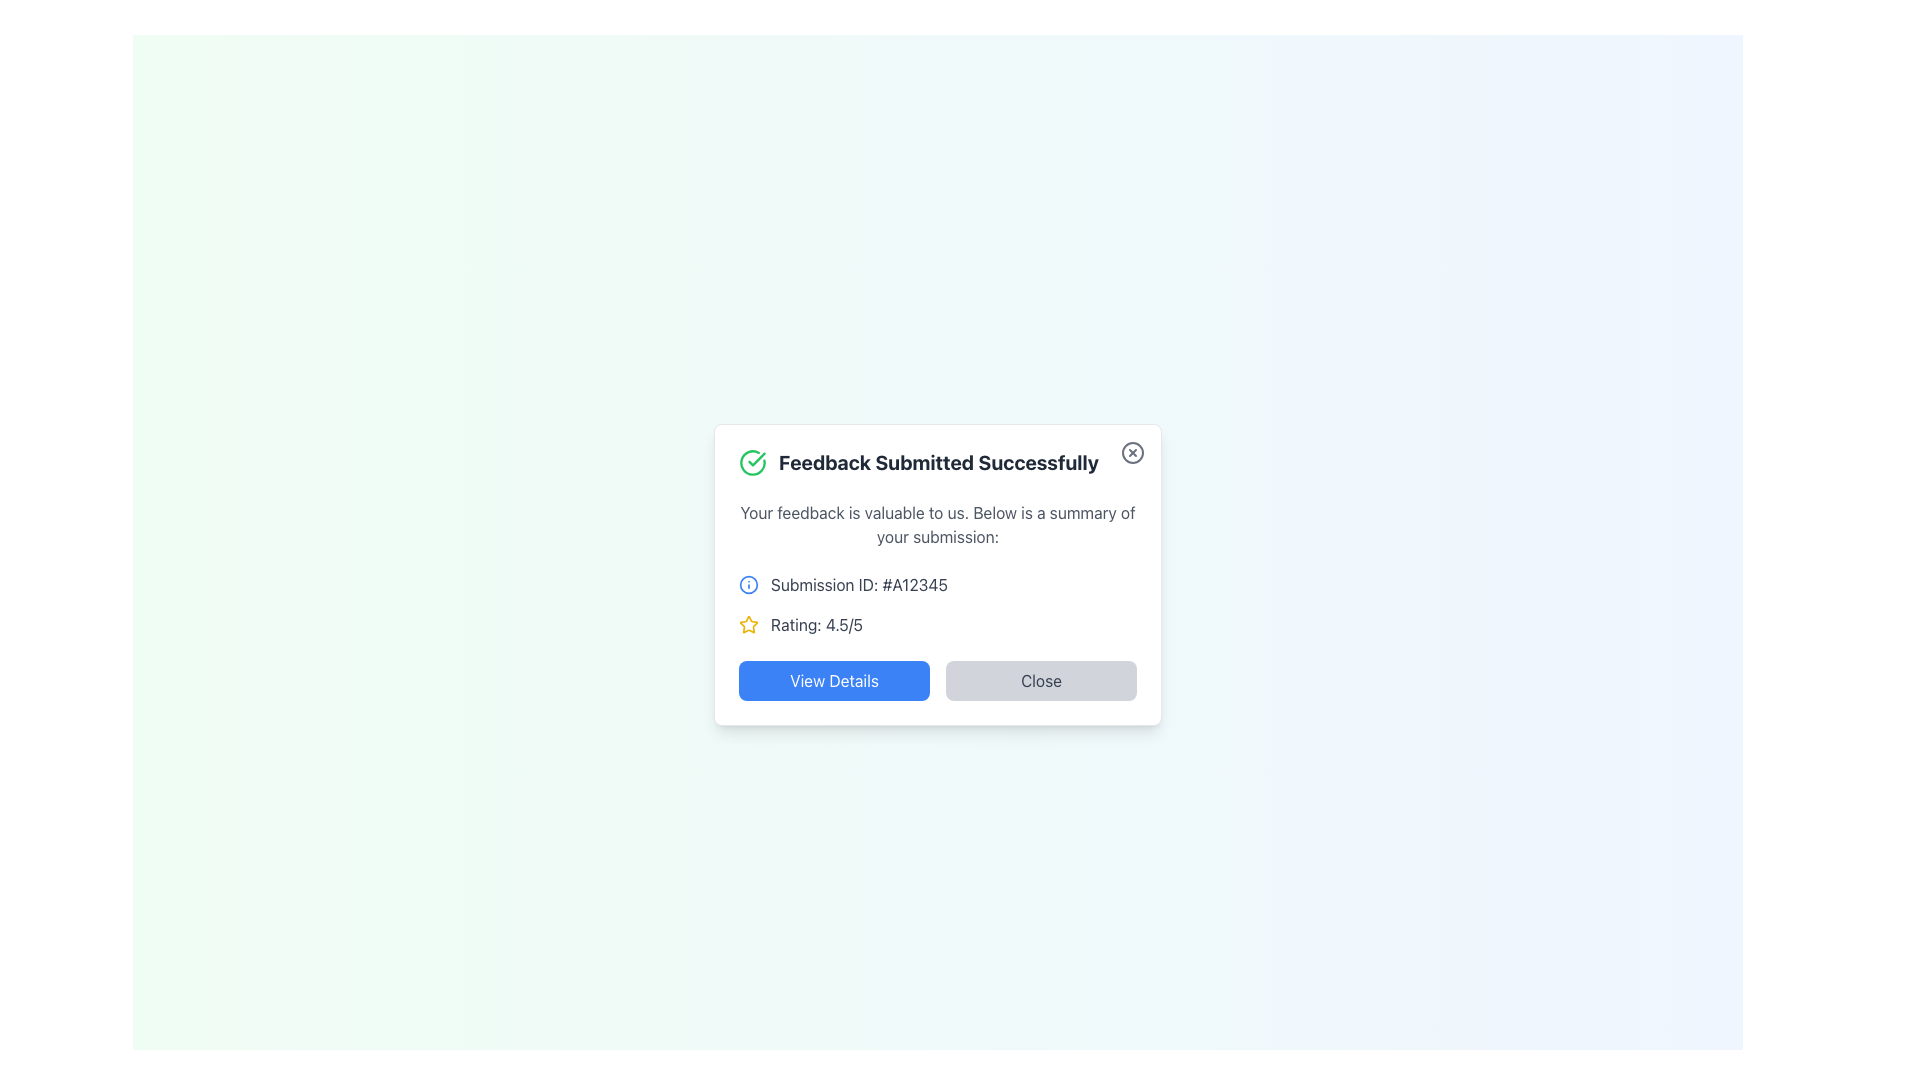  Describe the element at coordinates (936, 585) in the screenshot. I see `the Label with Icon displaying 'Submission ID: #A12345' which includes a blue circular information icon to its left and is centrally located in a modal popup` at that location.